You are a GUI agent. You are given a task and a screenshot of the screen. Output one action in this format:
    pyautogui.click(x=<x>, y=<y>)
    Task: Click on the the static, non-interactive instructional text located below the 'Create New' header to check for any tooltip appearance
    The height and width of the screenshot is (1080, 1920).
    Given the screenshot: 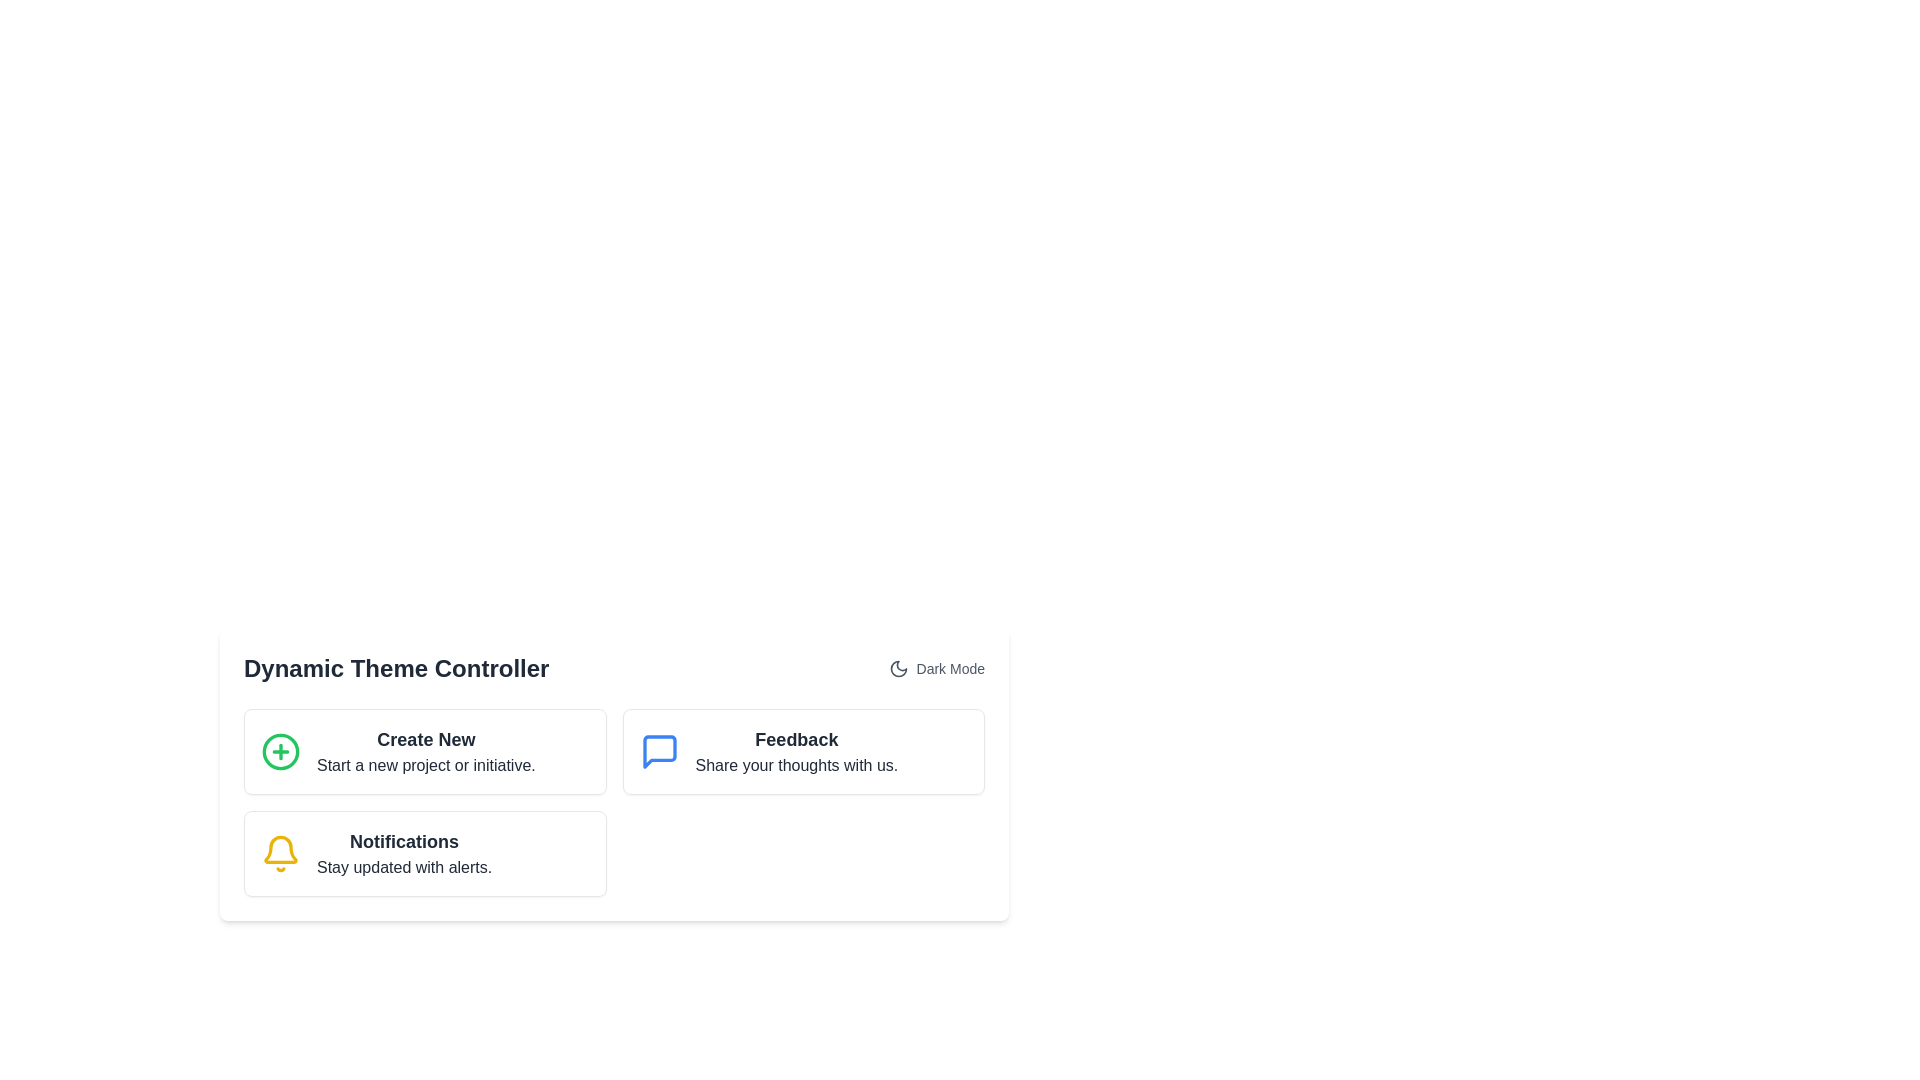 What is the action you would take?
    pyautogui.click(x=425, y=765)
    